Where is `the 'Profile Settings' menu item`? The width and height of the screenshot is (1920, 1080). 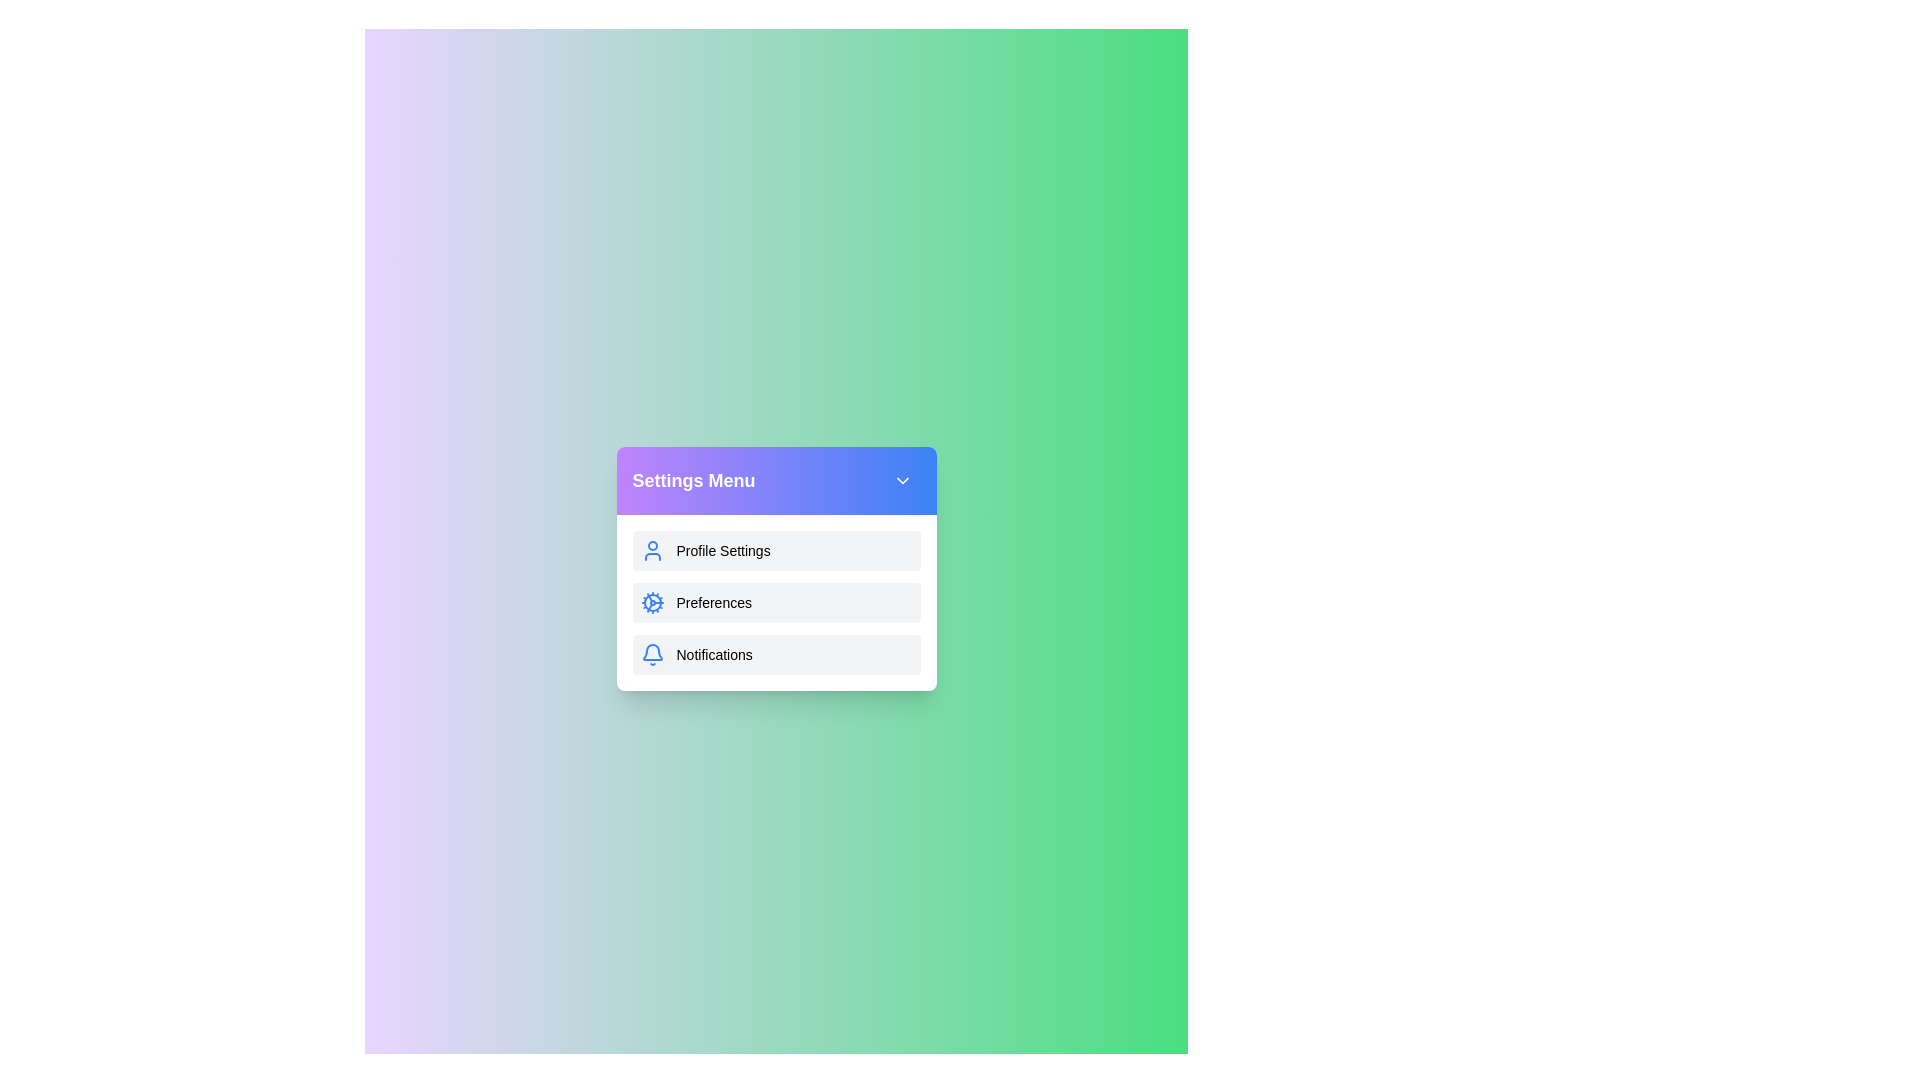
the 'Profile Settings' menu item is located at coordinates (775, 551).